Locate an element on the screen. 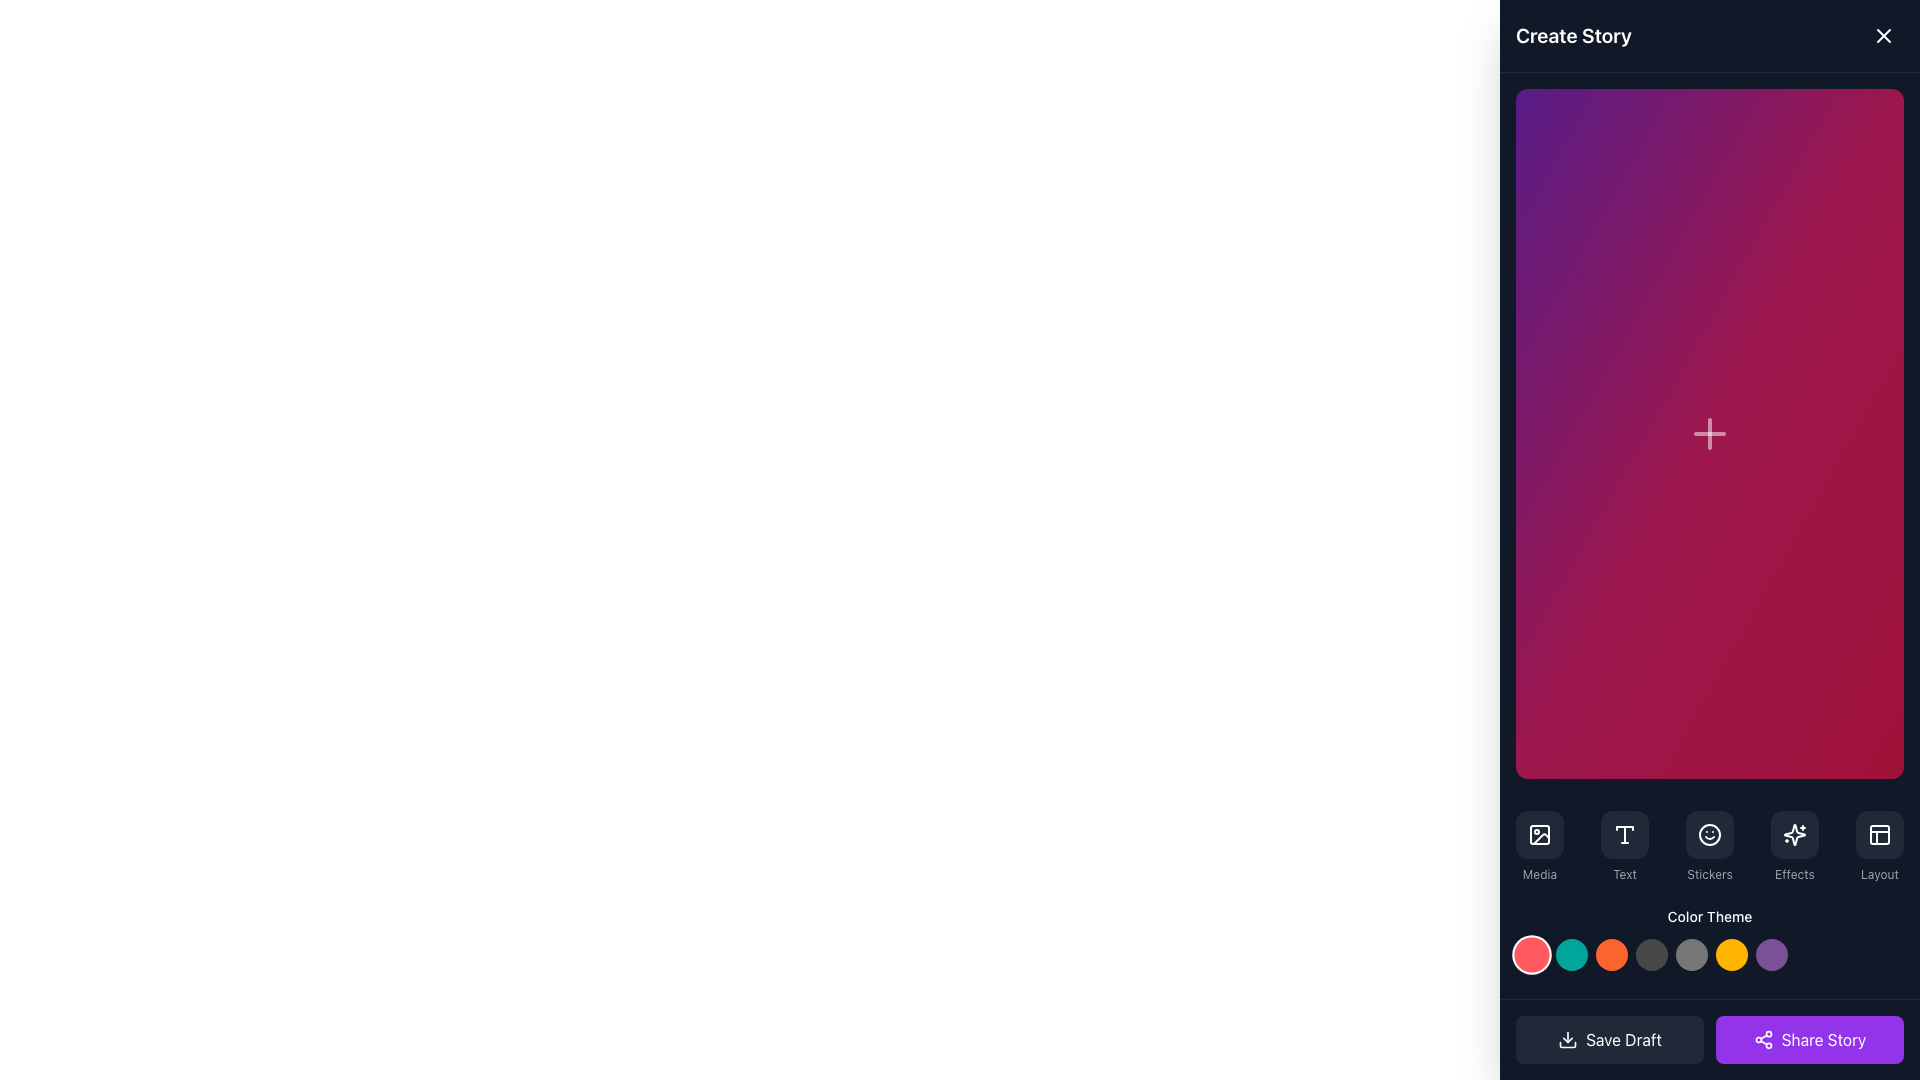 Image resolution: width=1920 pixels, height=1080 pixels. the media selection icon button located in the top row of the toolbar at the bottom of the interface is located at coordinates (1539, 833).